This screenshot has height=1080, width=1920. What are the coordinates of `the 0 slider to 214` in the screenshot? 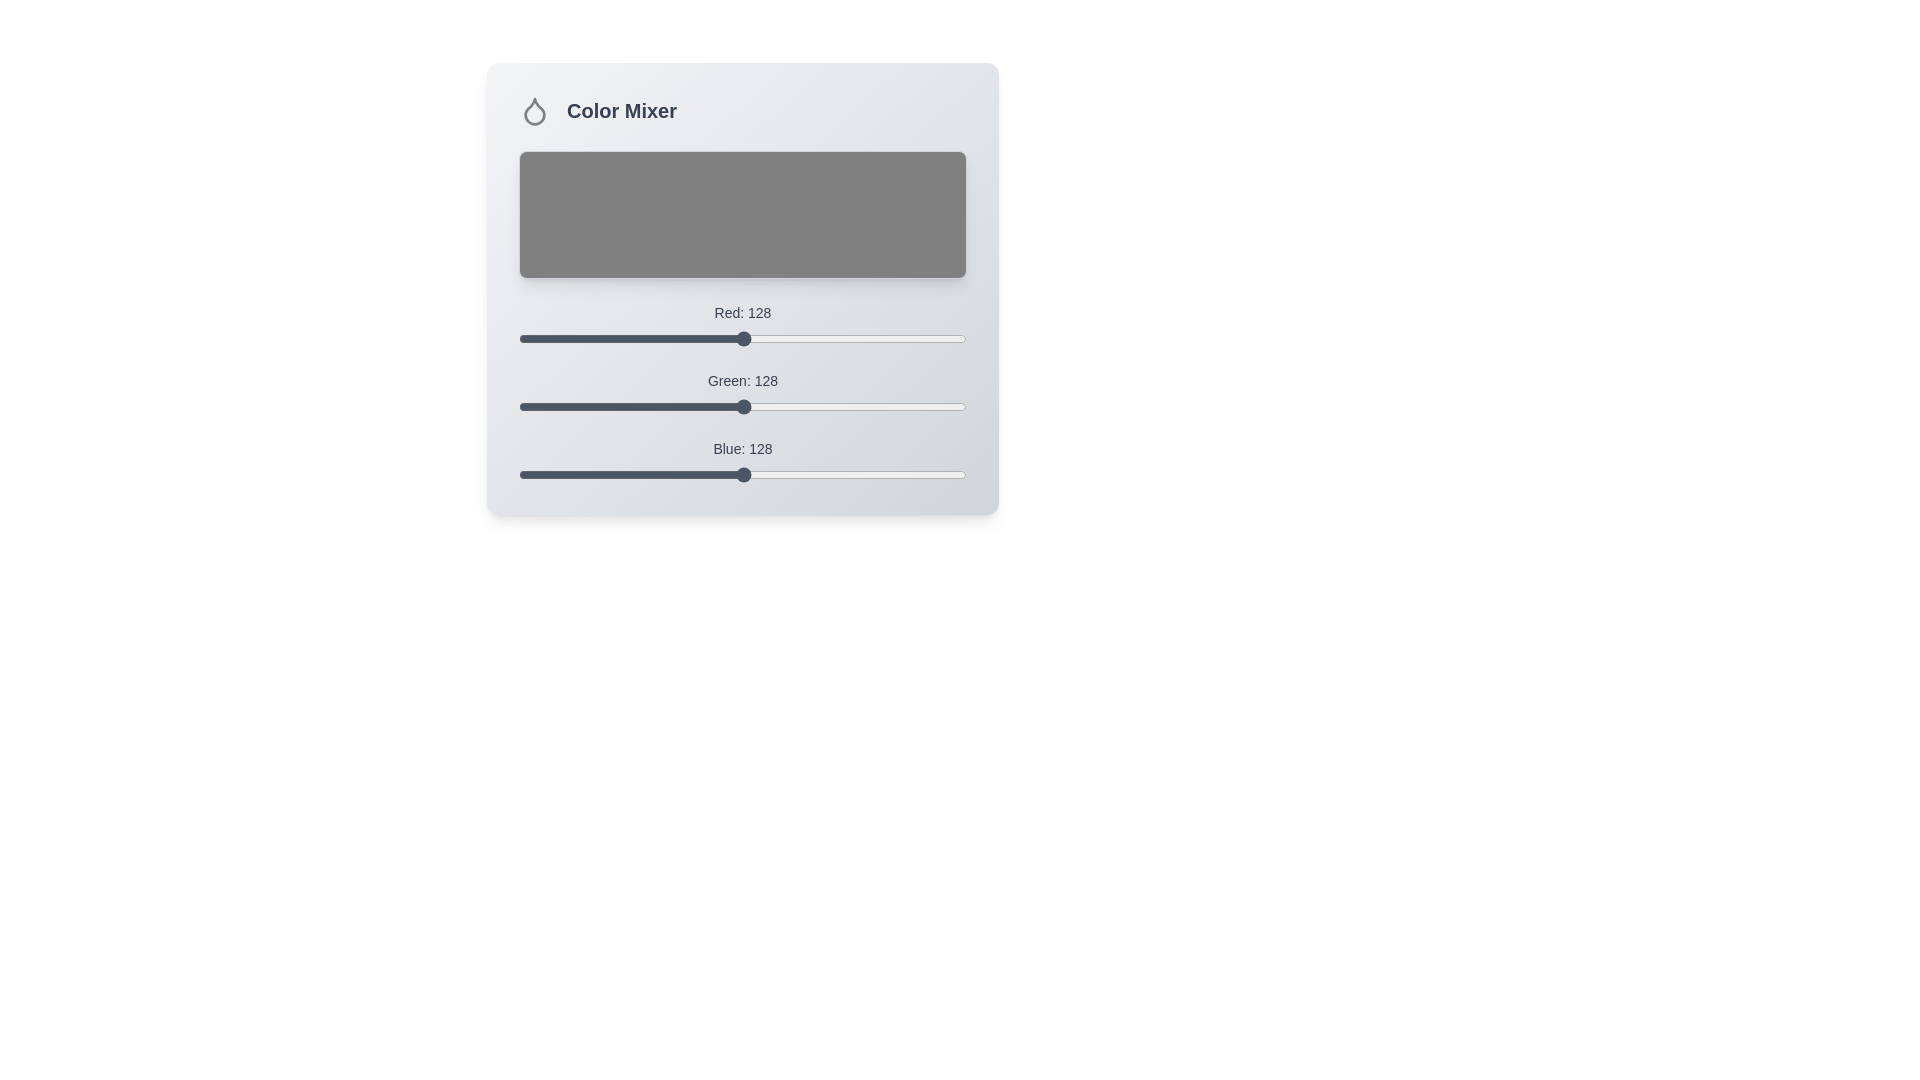 It's located at (893, 330).